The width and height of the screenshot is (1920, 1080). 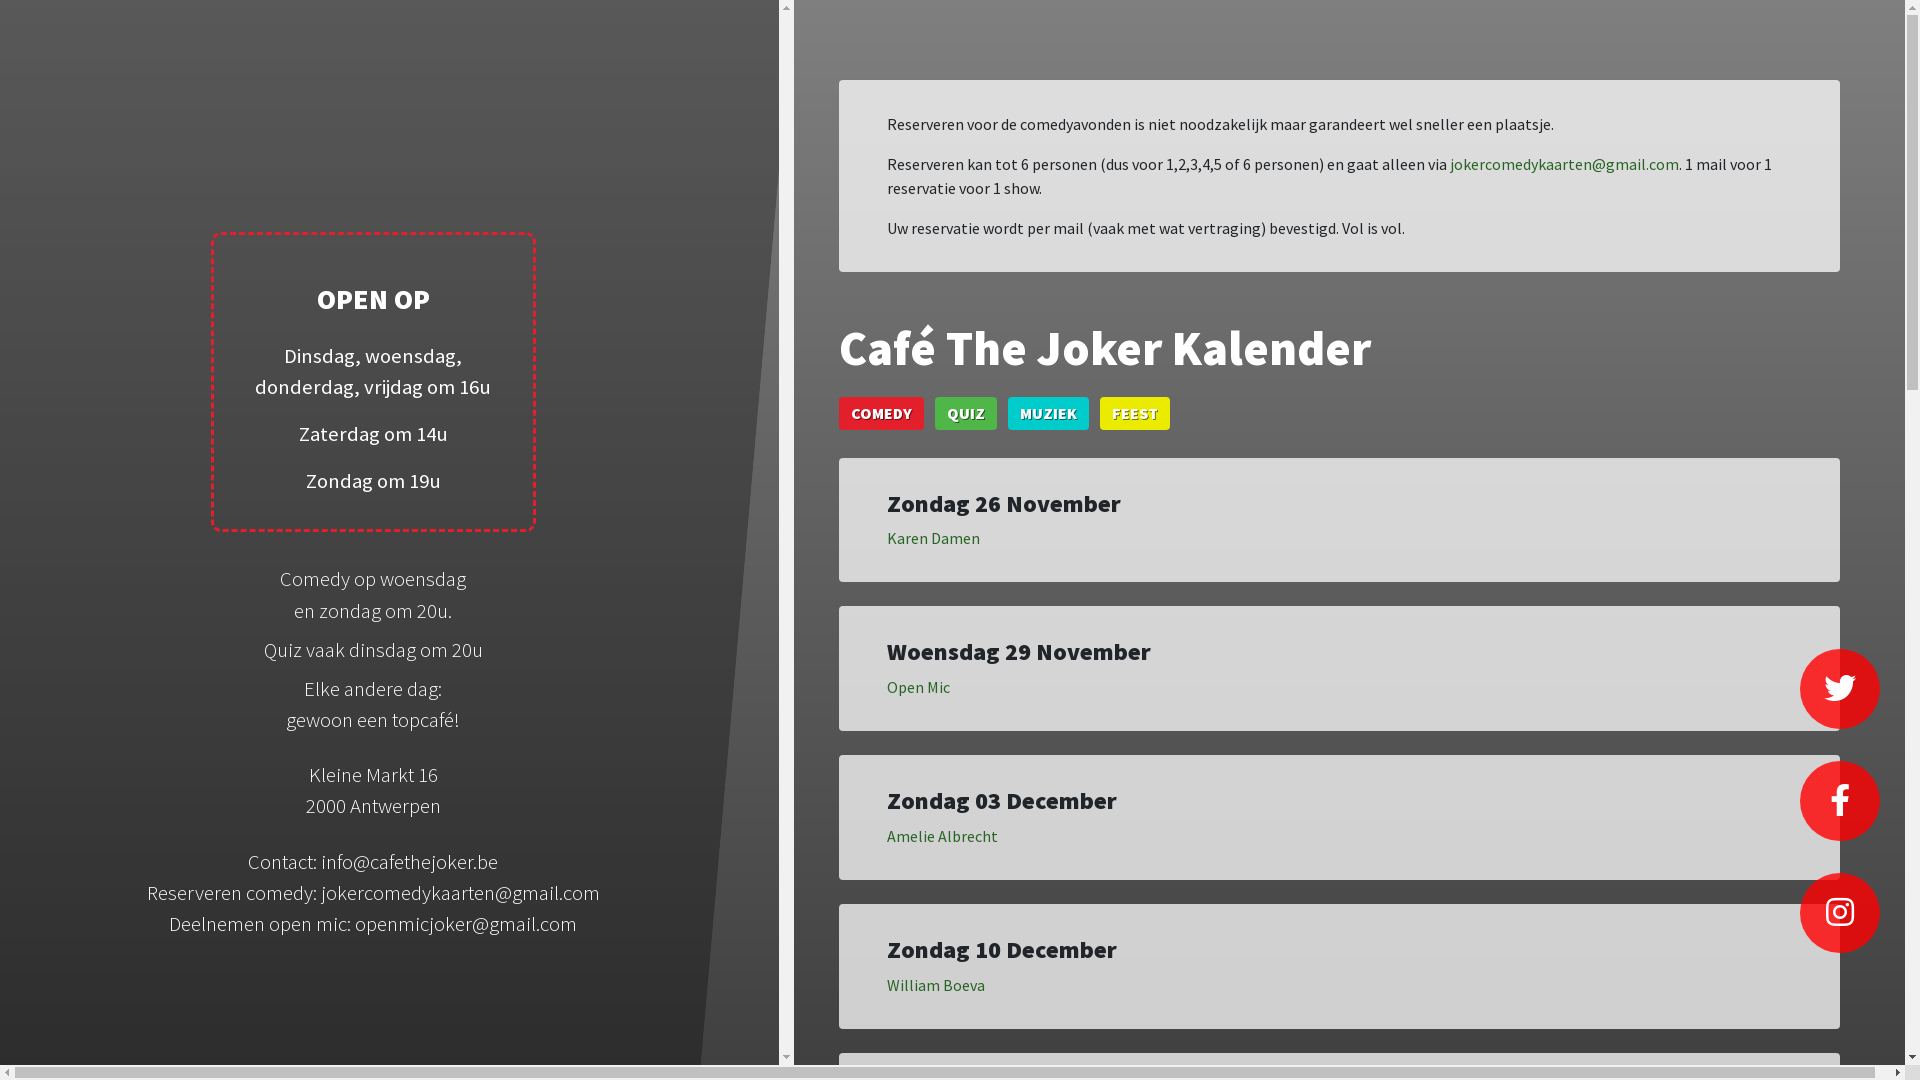 I want to click on 'jokercomedykaarten@gmail.com', so click(x=1563, y=163).